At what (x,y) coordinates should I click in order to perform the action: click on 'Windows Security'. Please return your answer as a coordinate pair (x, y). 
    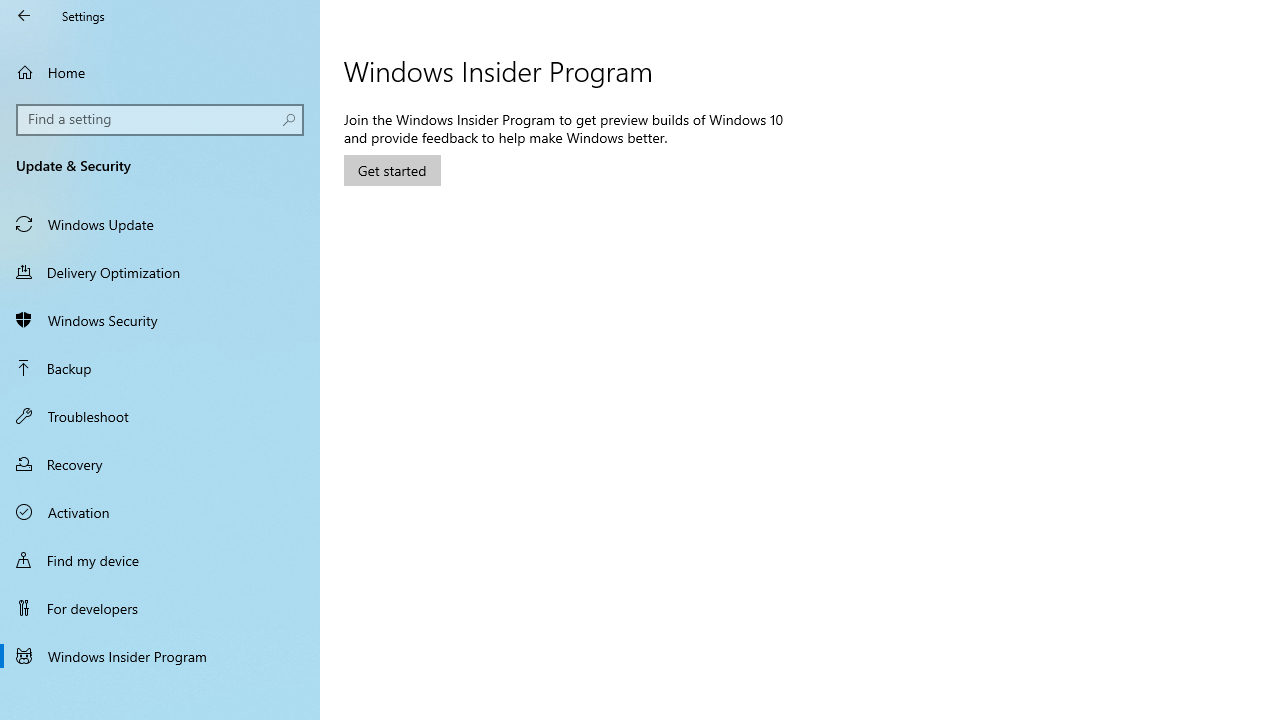
    Looking at the image, I should click on (160, 319).